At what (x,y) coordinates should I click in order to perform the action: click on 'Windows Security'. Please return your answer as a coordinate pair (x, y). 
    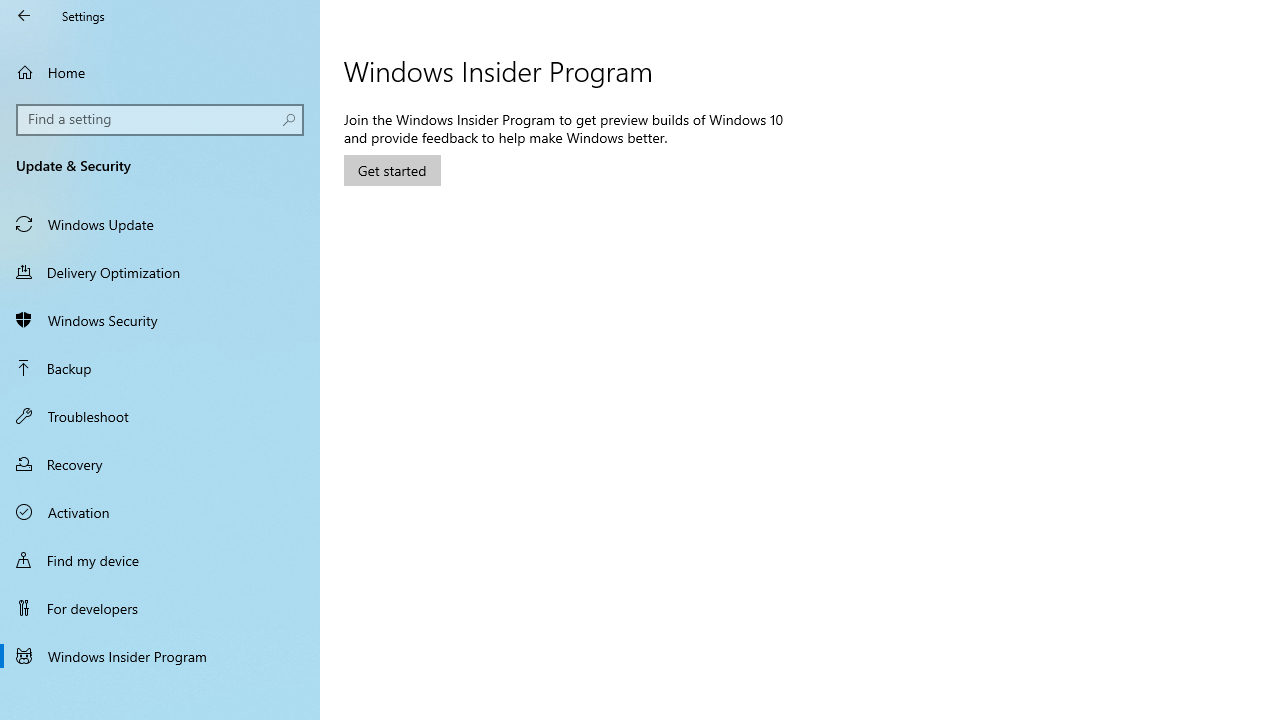
    Looking at the image, I should click on (160, 319).